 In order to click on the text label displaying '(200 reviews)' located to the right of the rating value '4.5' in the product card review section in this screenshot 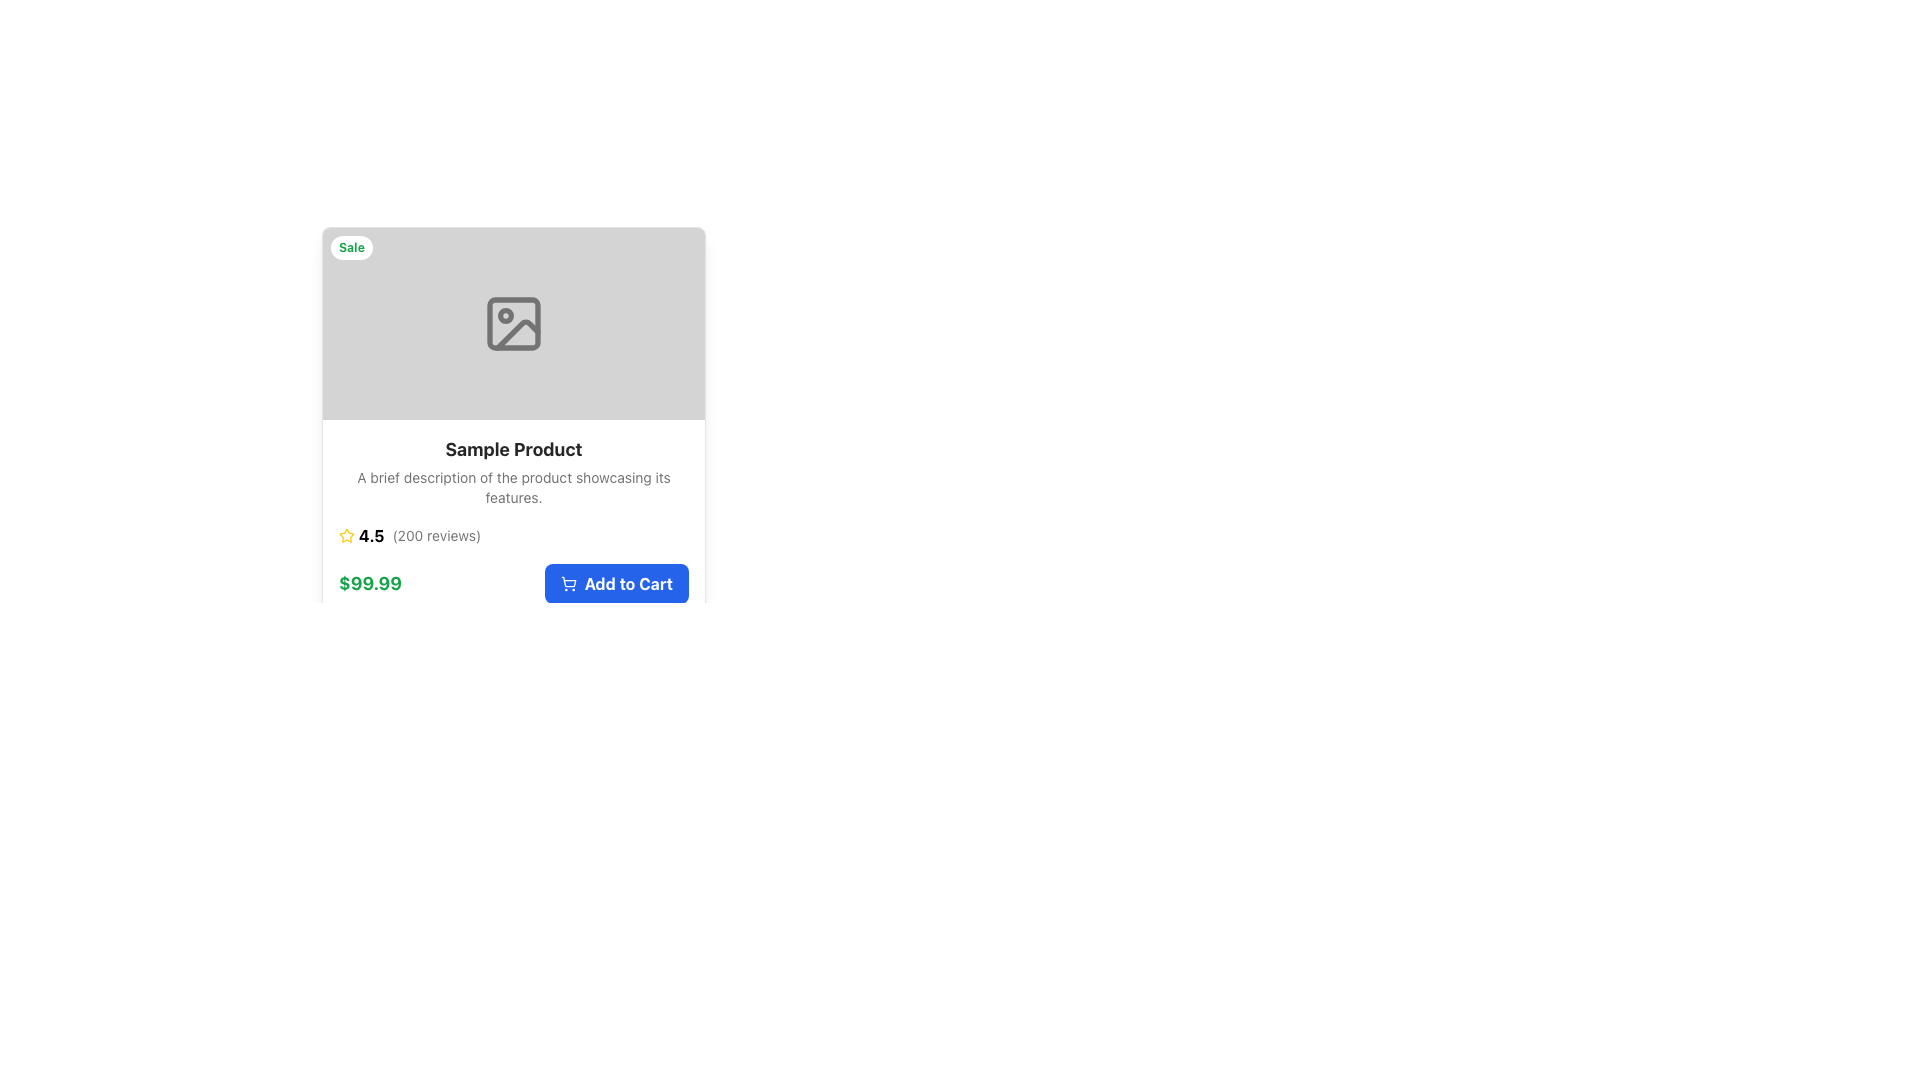, I will do `click(435, 535)`.